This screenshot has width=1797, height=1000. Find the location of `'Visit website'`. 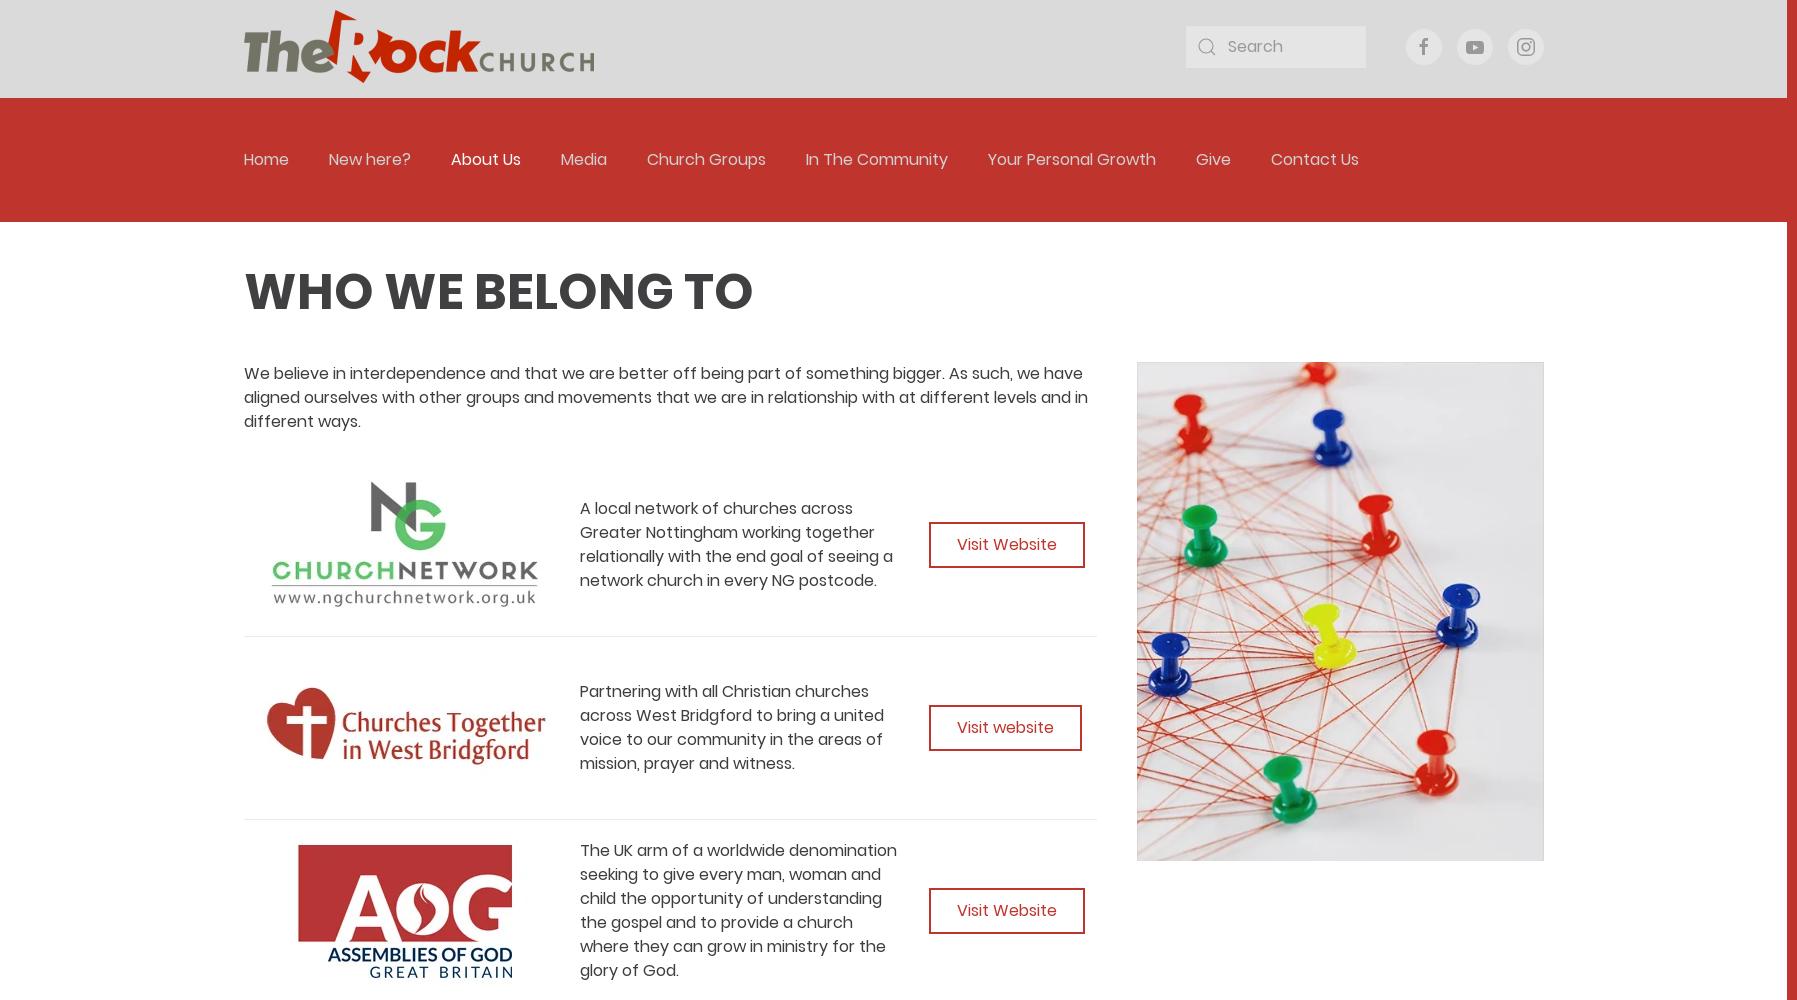

'Visit website' is located at coordinates (956, 726).